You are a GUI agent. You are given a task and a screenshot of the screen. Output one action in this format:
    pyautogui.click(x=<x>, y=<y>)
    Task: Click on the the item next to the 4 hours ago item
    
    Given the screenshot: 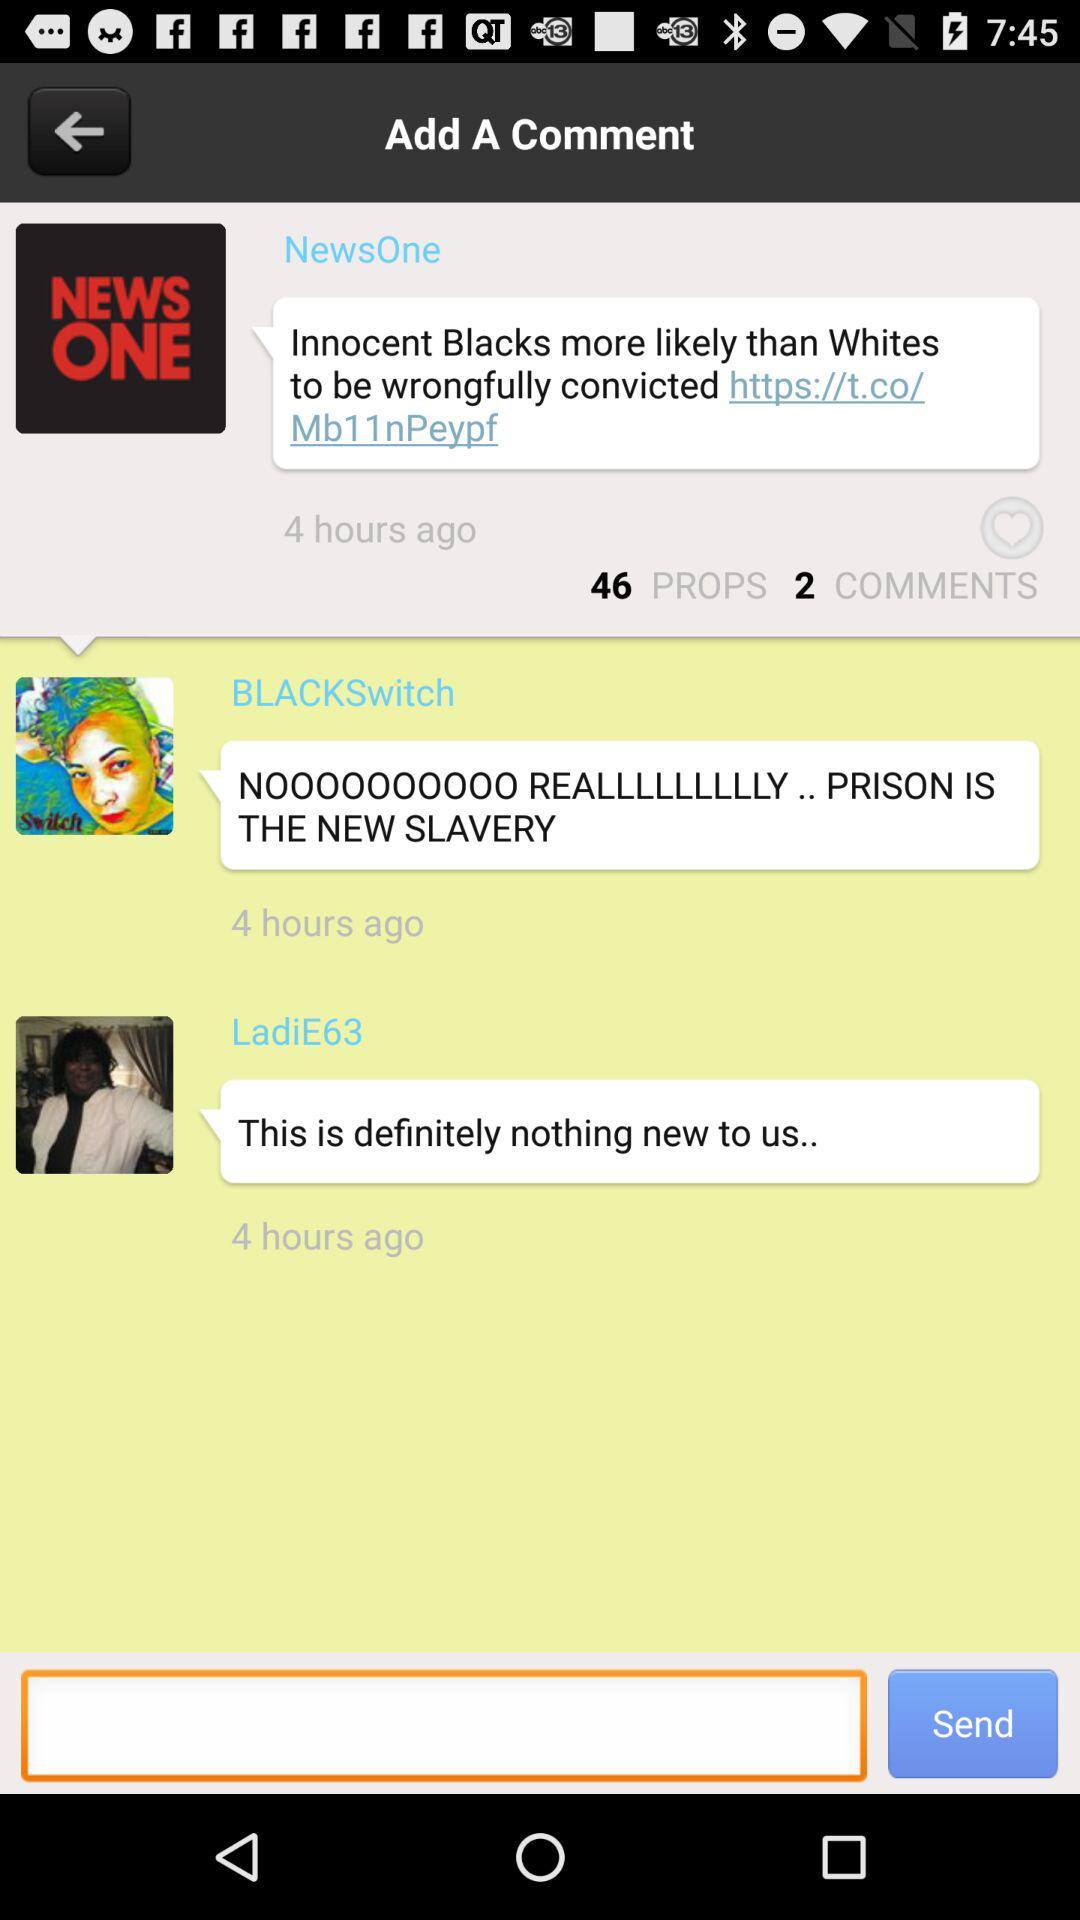 What is the action you would take?
    pyautogui.click(x=1011, y=528)
    